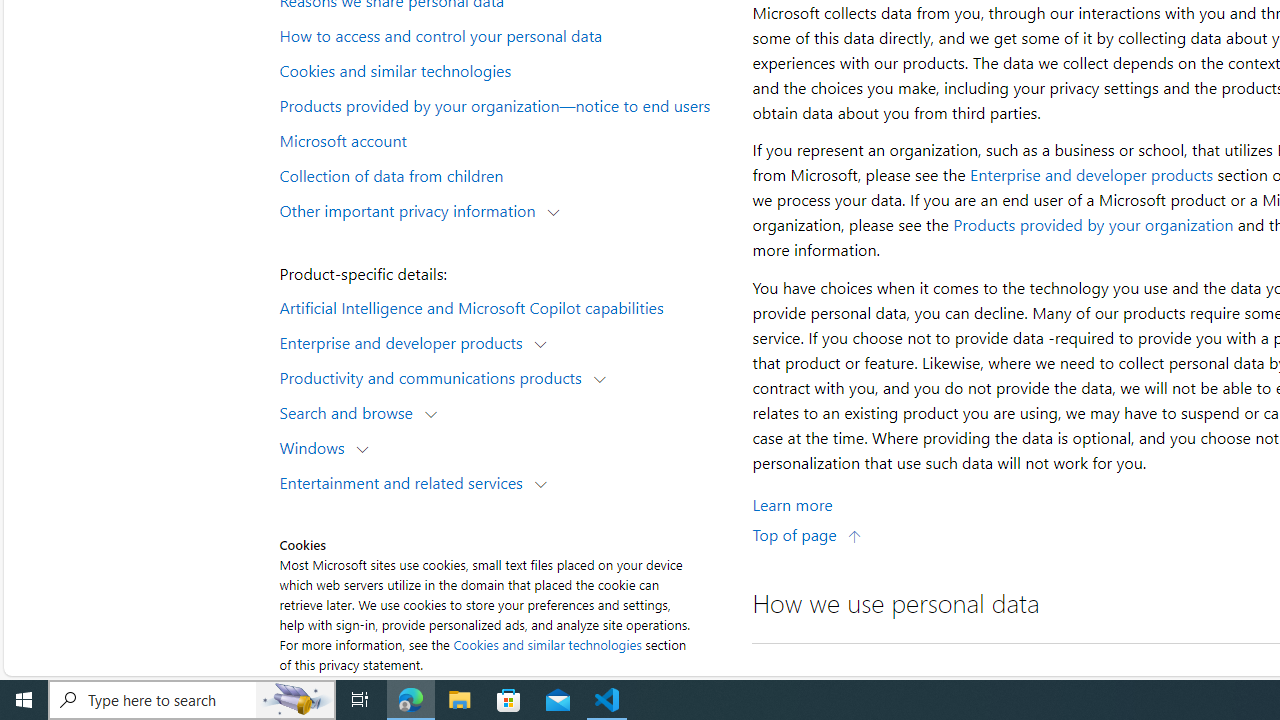 This screenshot has height=720, width=1280. Describe the element at coordinates (1090, 173) in the screenshot. I see `'Enterprise and developer products'` at that location.